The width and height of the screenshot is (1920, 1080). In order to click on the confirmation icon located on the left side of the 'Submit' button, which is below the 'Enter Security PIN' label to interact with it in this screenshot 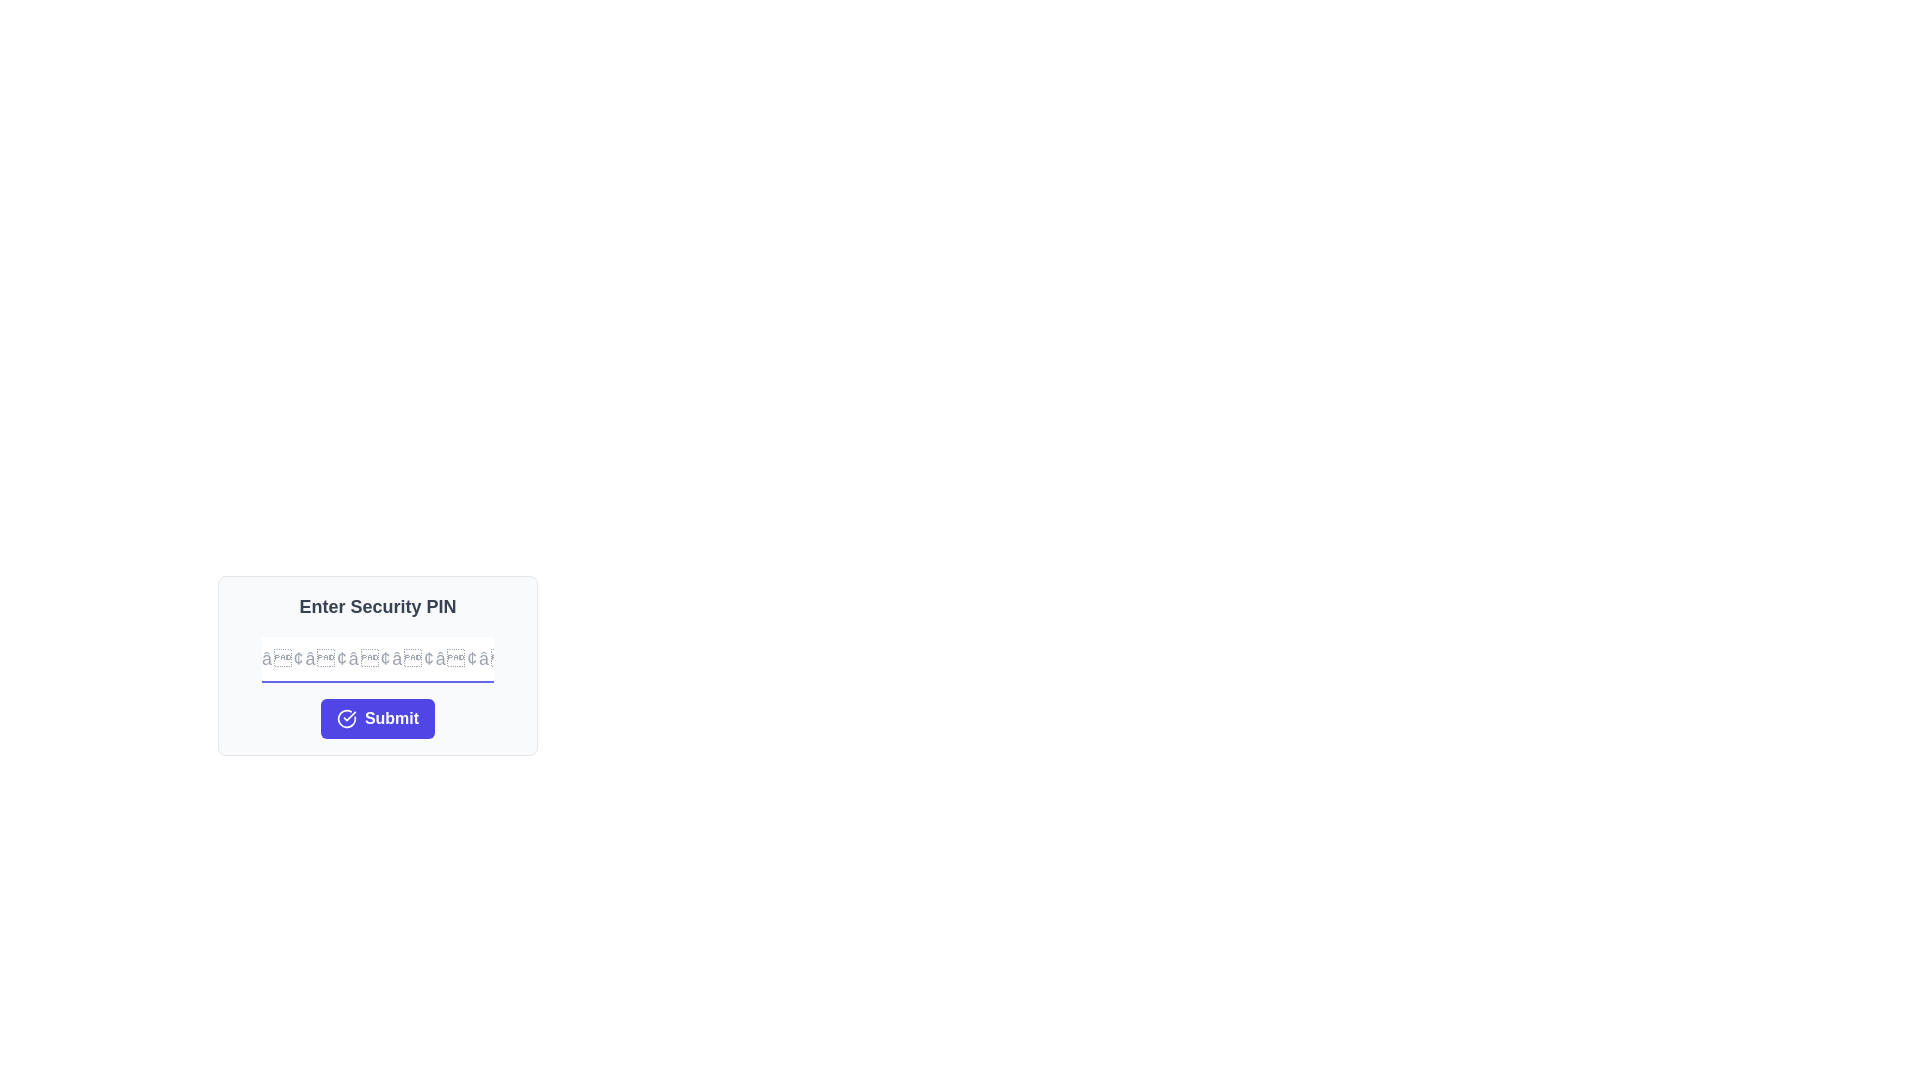, I will do `click(346, 717)`.